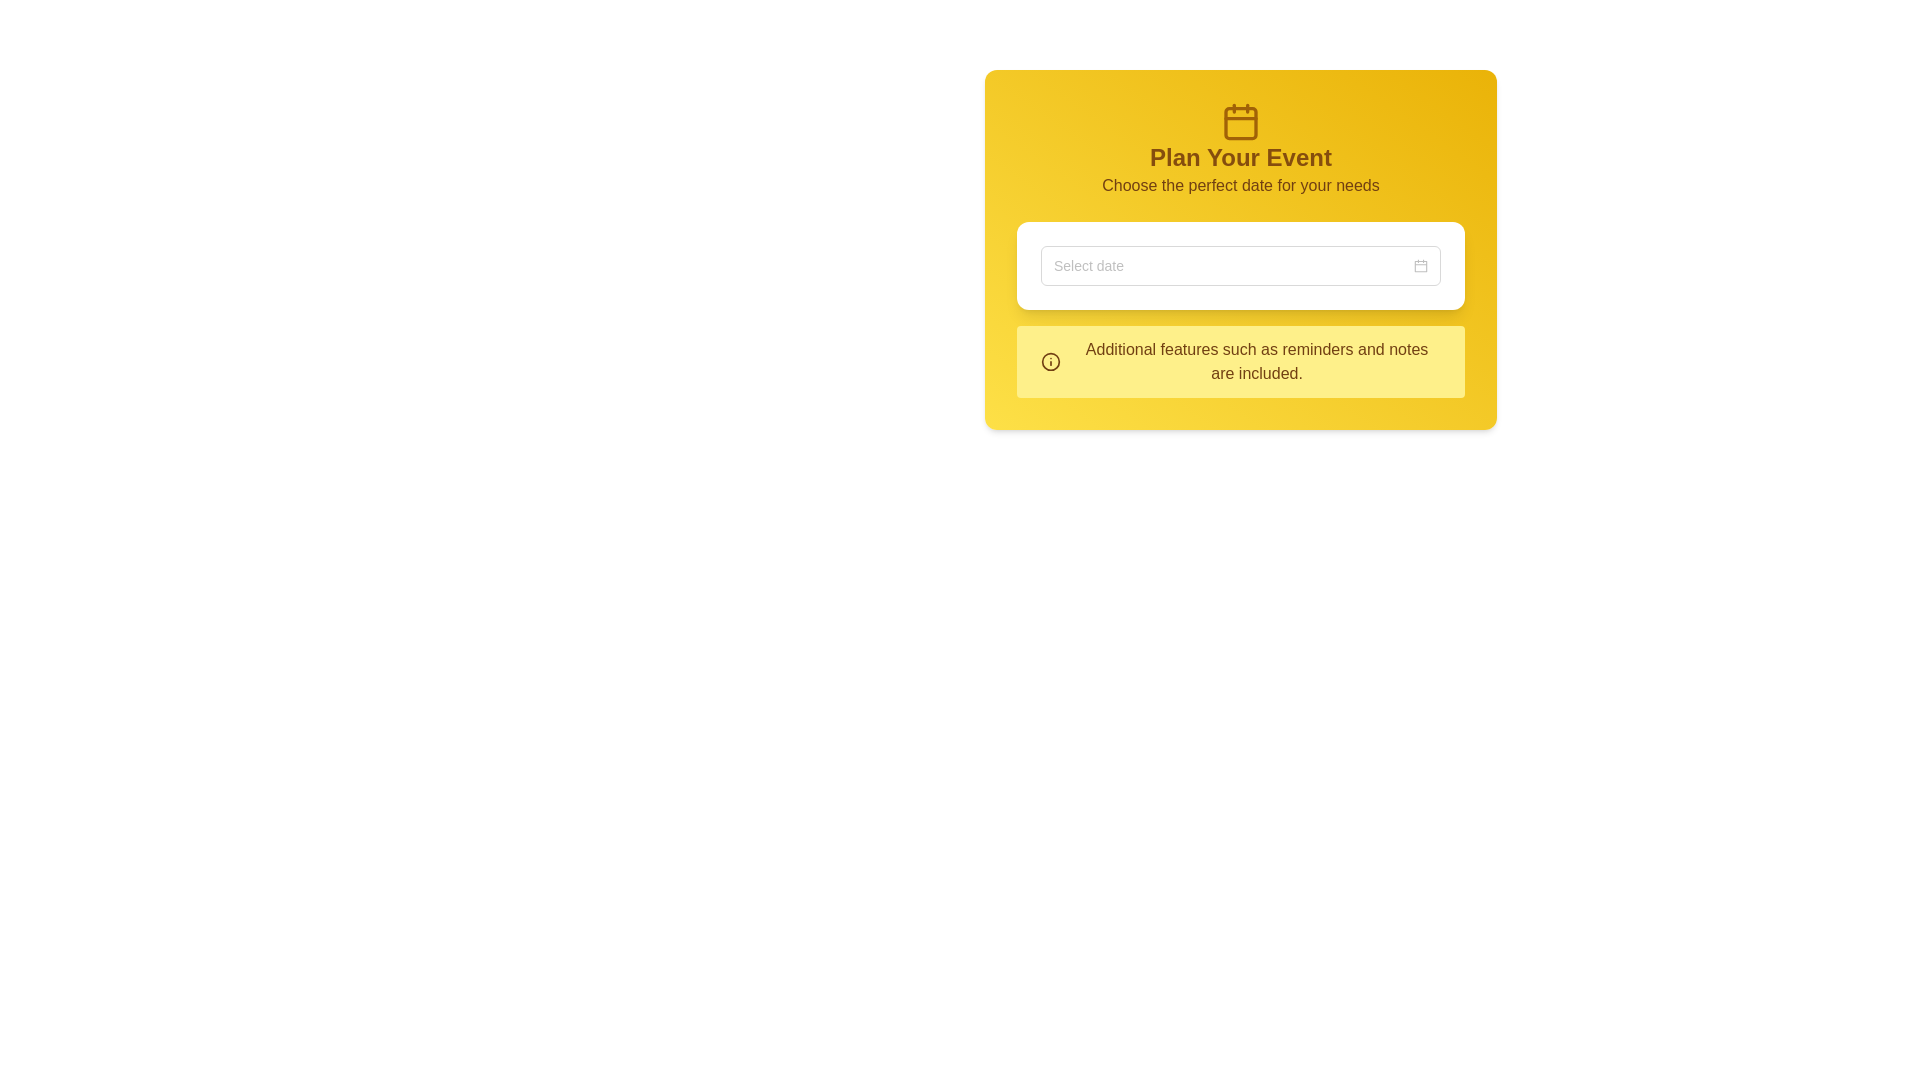 The image size is (1920, 1080). I want to click on circular icon with a thin outer border and a central vertical line, located in the lower section of the yellow box, to the left of the descriptive text about additional features, so click(1050, 362).